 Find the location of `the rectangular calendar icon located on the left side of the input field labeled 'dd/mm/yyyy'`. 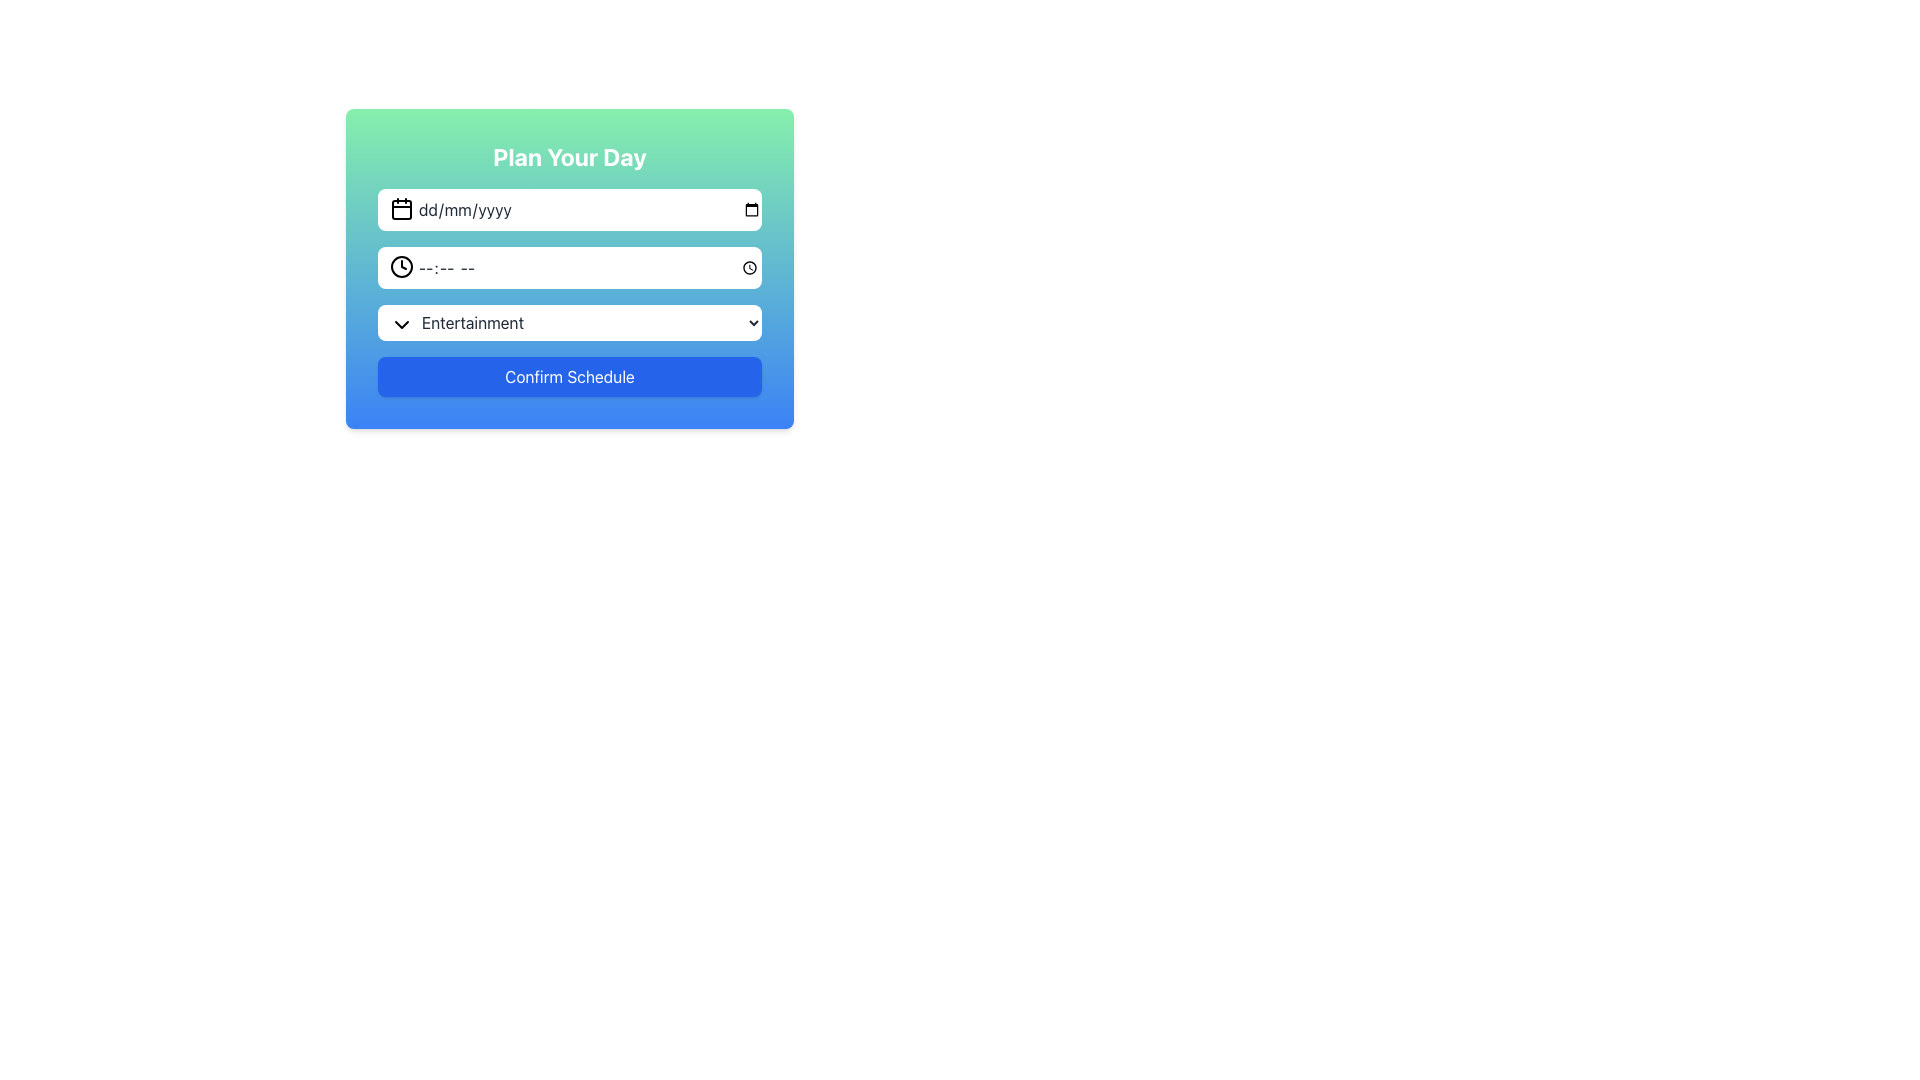

the rectangular calendar icon located on the left side of the input field labeled 'dd/mm/yyyy' is located at coordinates (401, 209).